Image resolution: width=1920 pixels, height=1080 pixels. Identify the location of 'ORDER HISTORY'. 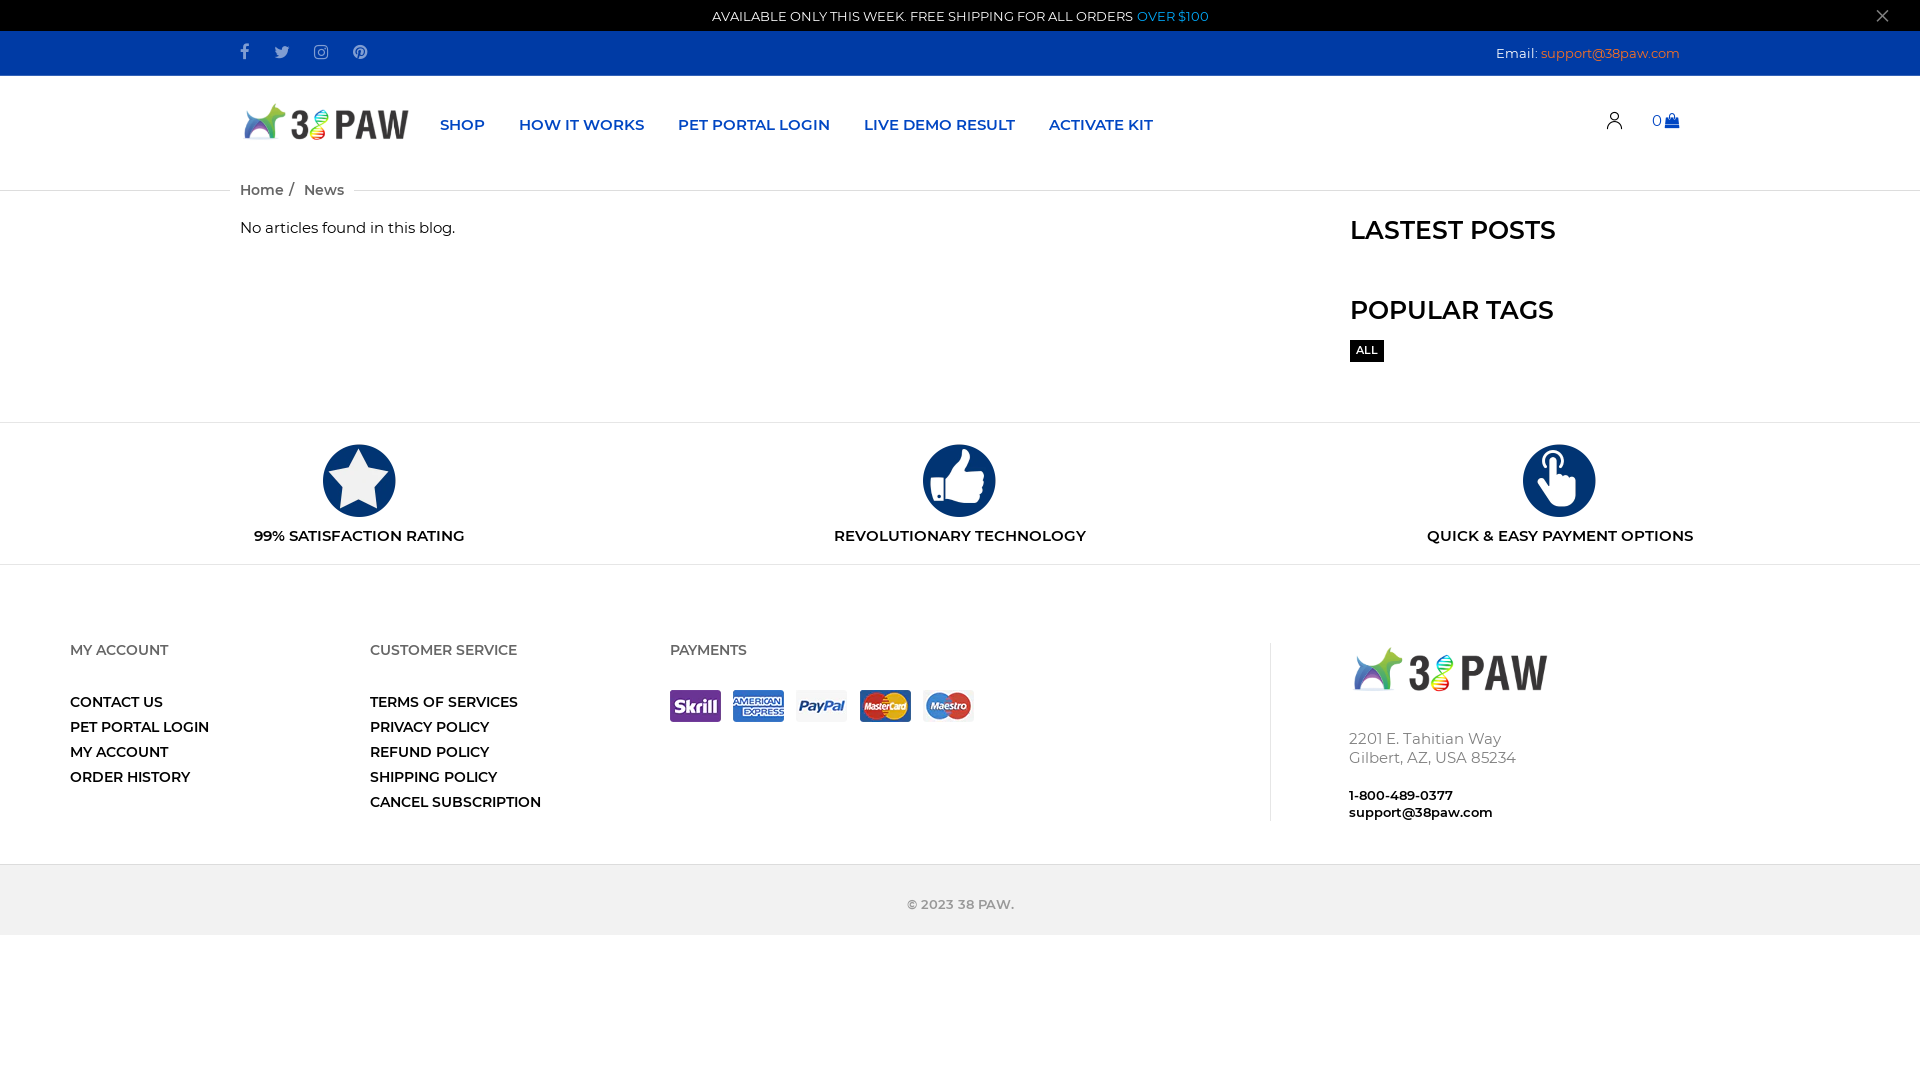
(128, 775).